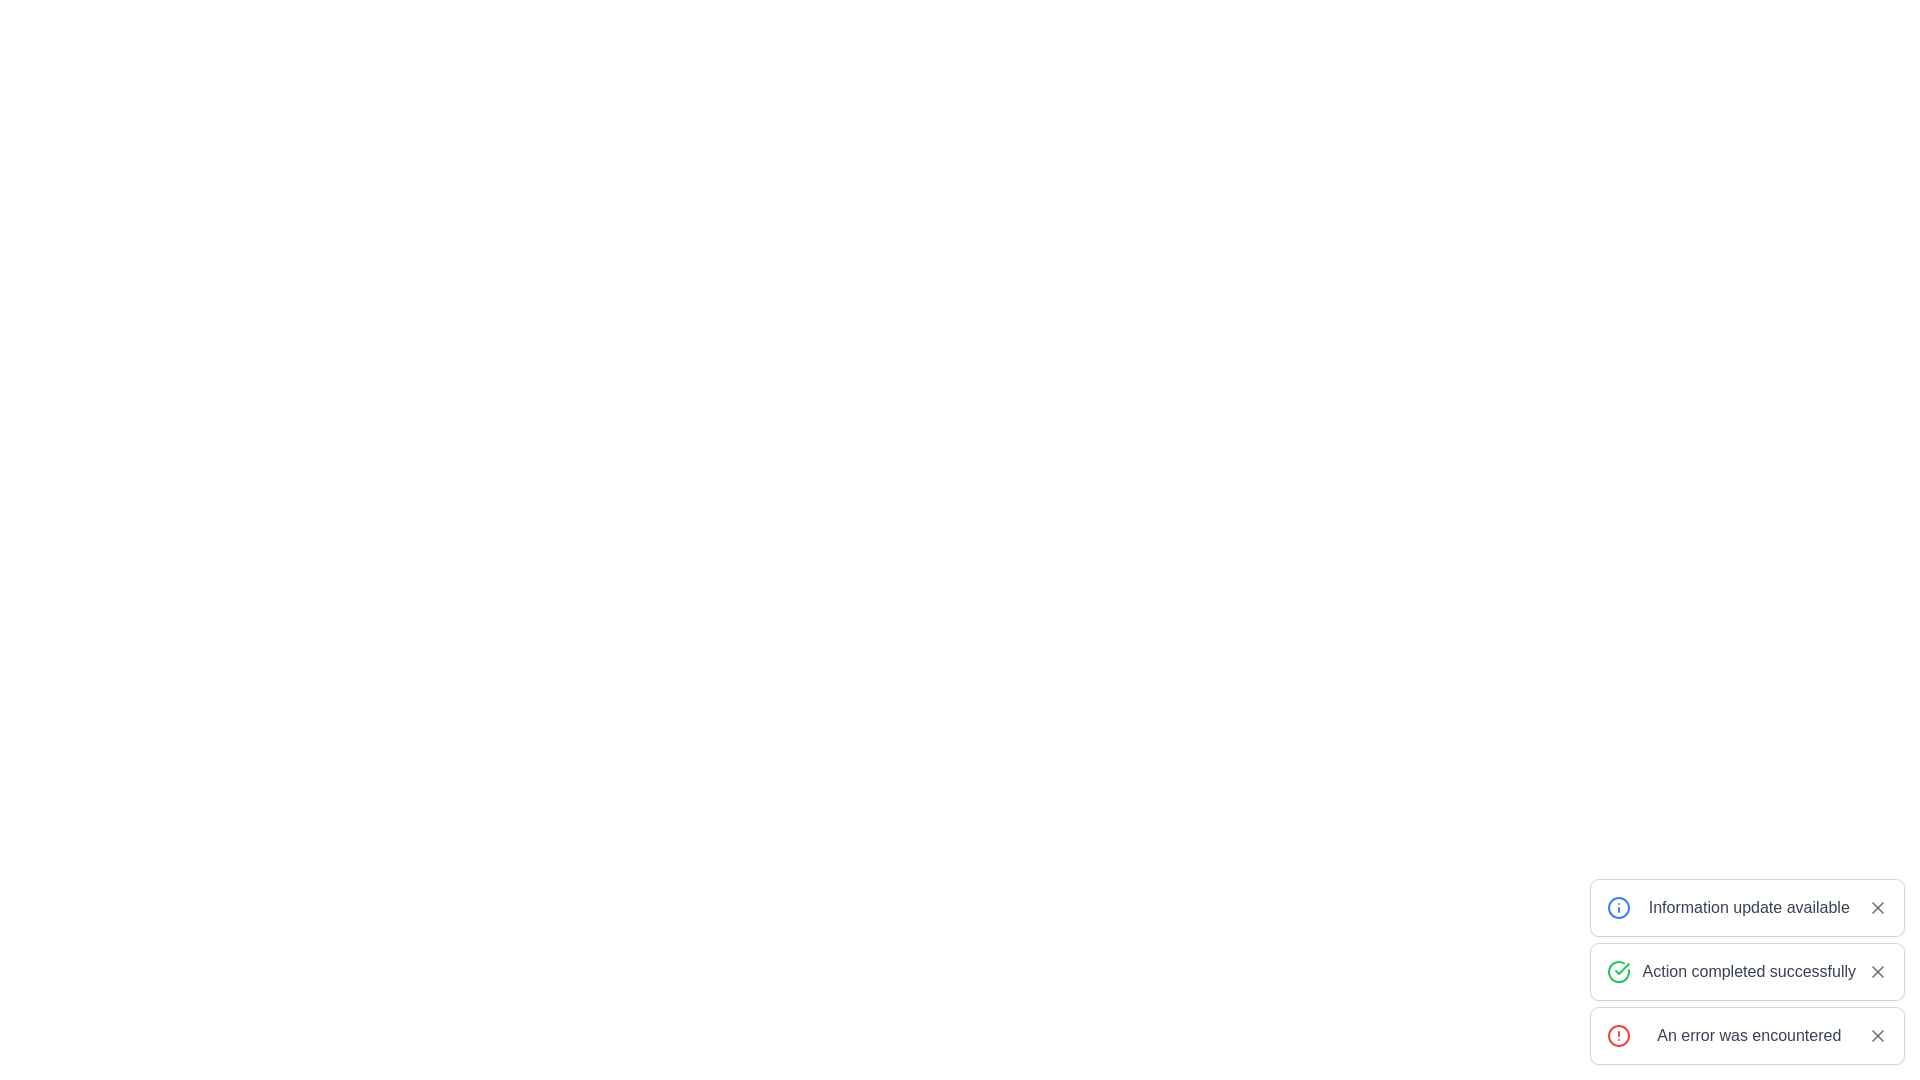  I want to click on notification text from the second notification in the vertically aligned list located at the bottom-right corner of the interface, which informs the user about the successful completion of an action, so click(1746, 971).